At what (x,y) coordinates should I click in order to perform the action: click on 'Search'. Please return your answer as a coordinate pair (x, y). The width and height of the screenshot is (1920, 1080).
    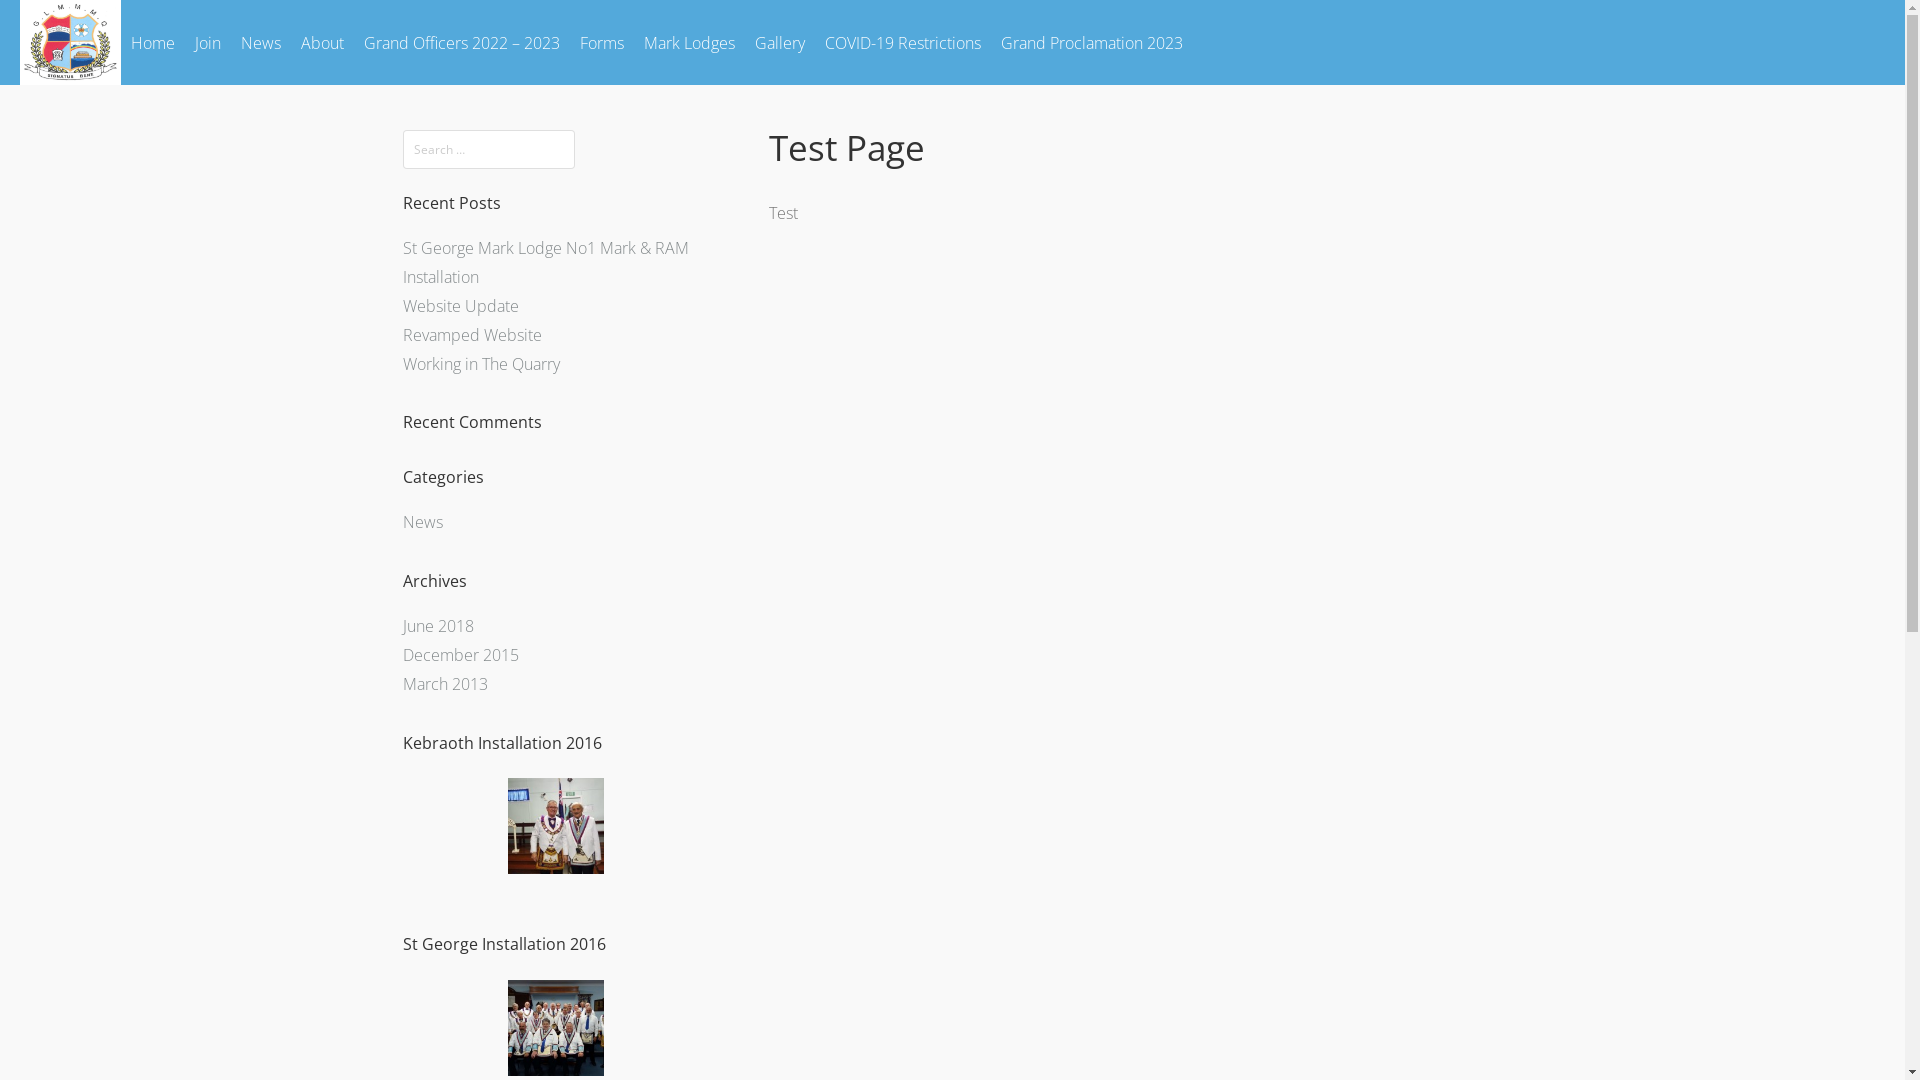
    Looking at the image, I should click on (0, 20).